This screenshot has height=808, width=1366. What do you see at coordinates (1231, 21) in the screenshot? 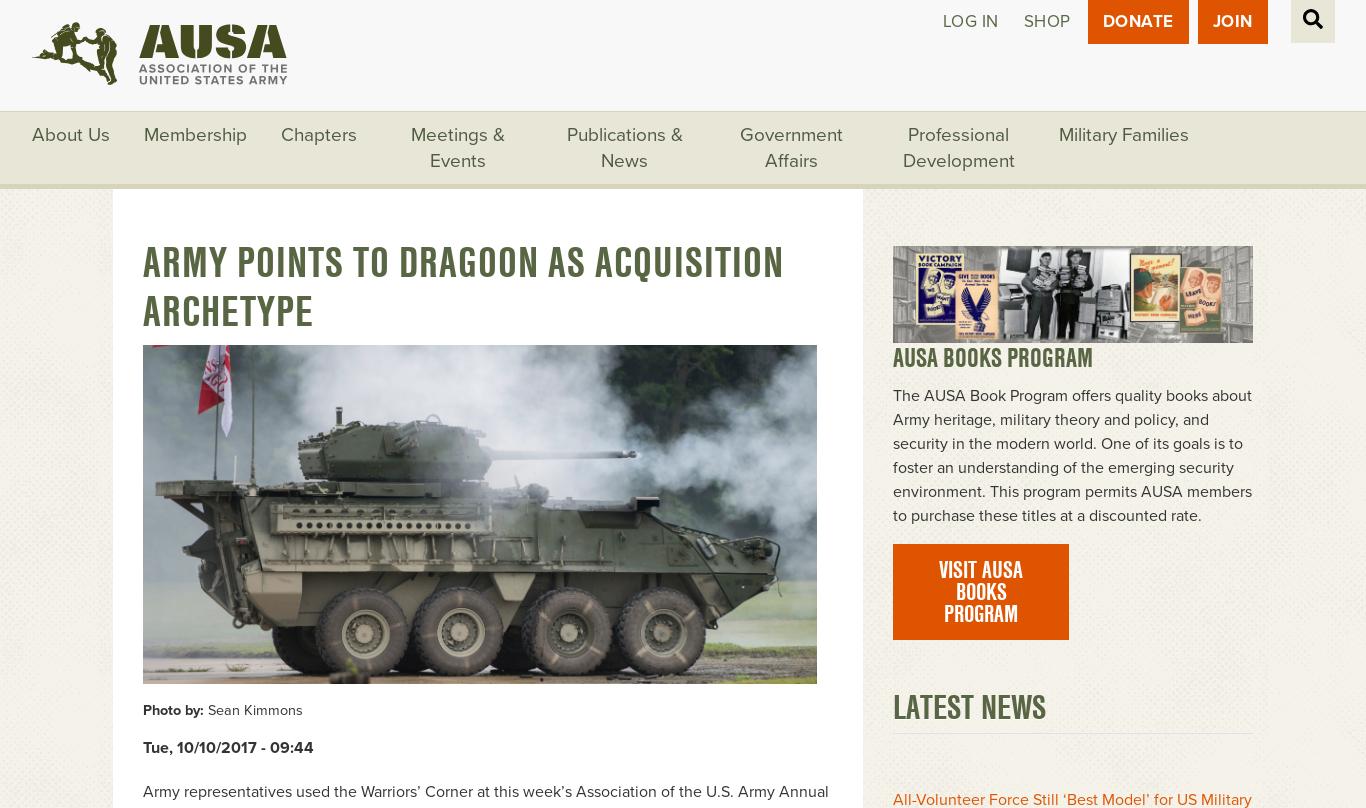
I see `'JOIN'` at bounding box center [1231, 21].